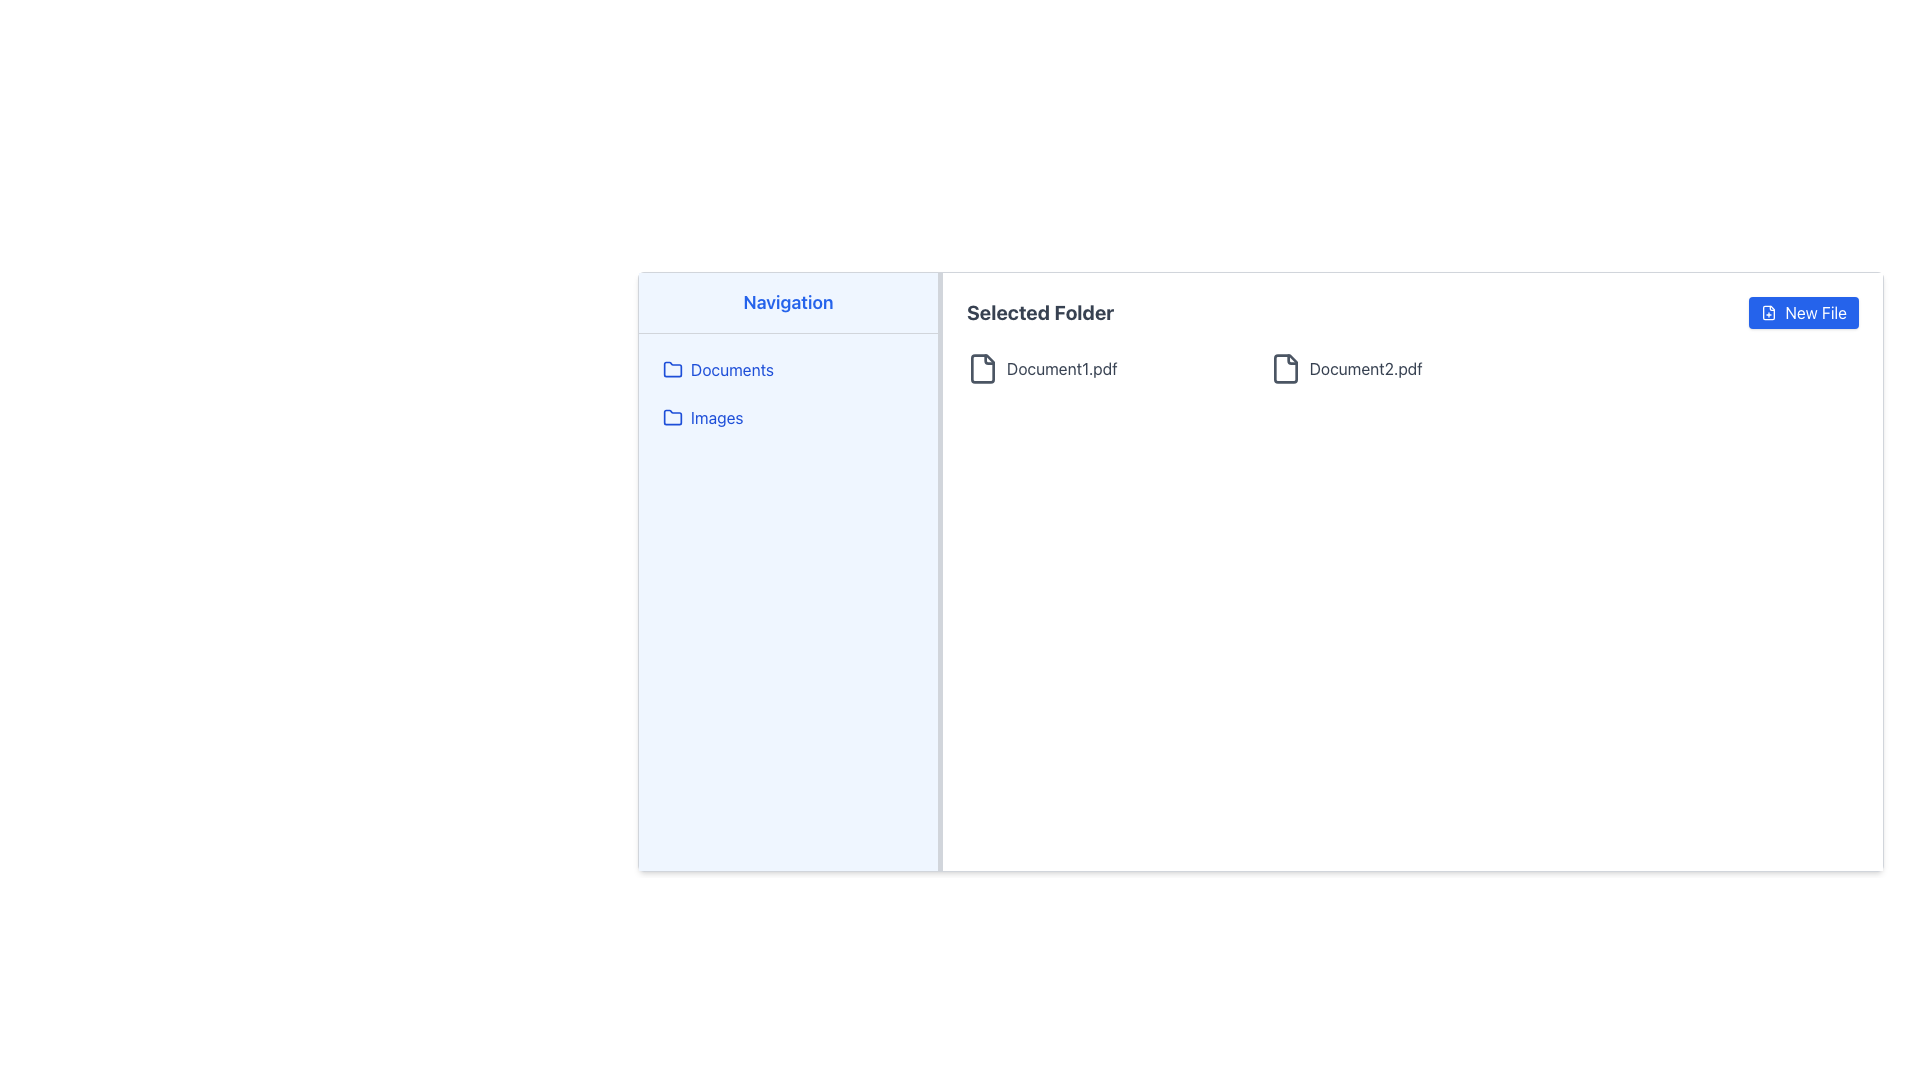 The image size is (1920, 1080). I want to click on document icon with a folded corner in the right-side file listing area using developer tools, so click(1285, 369).